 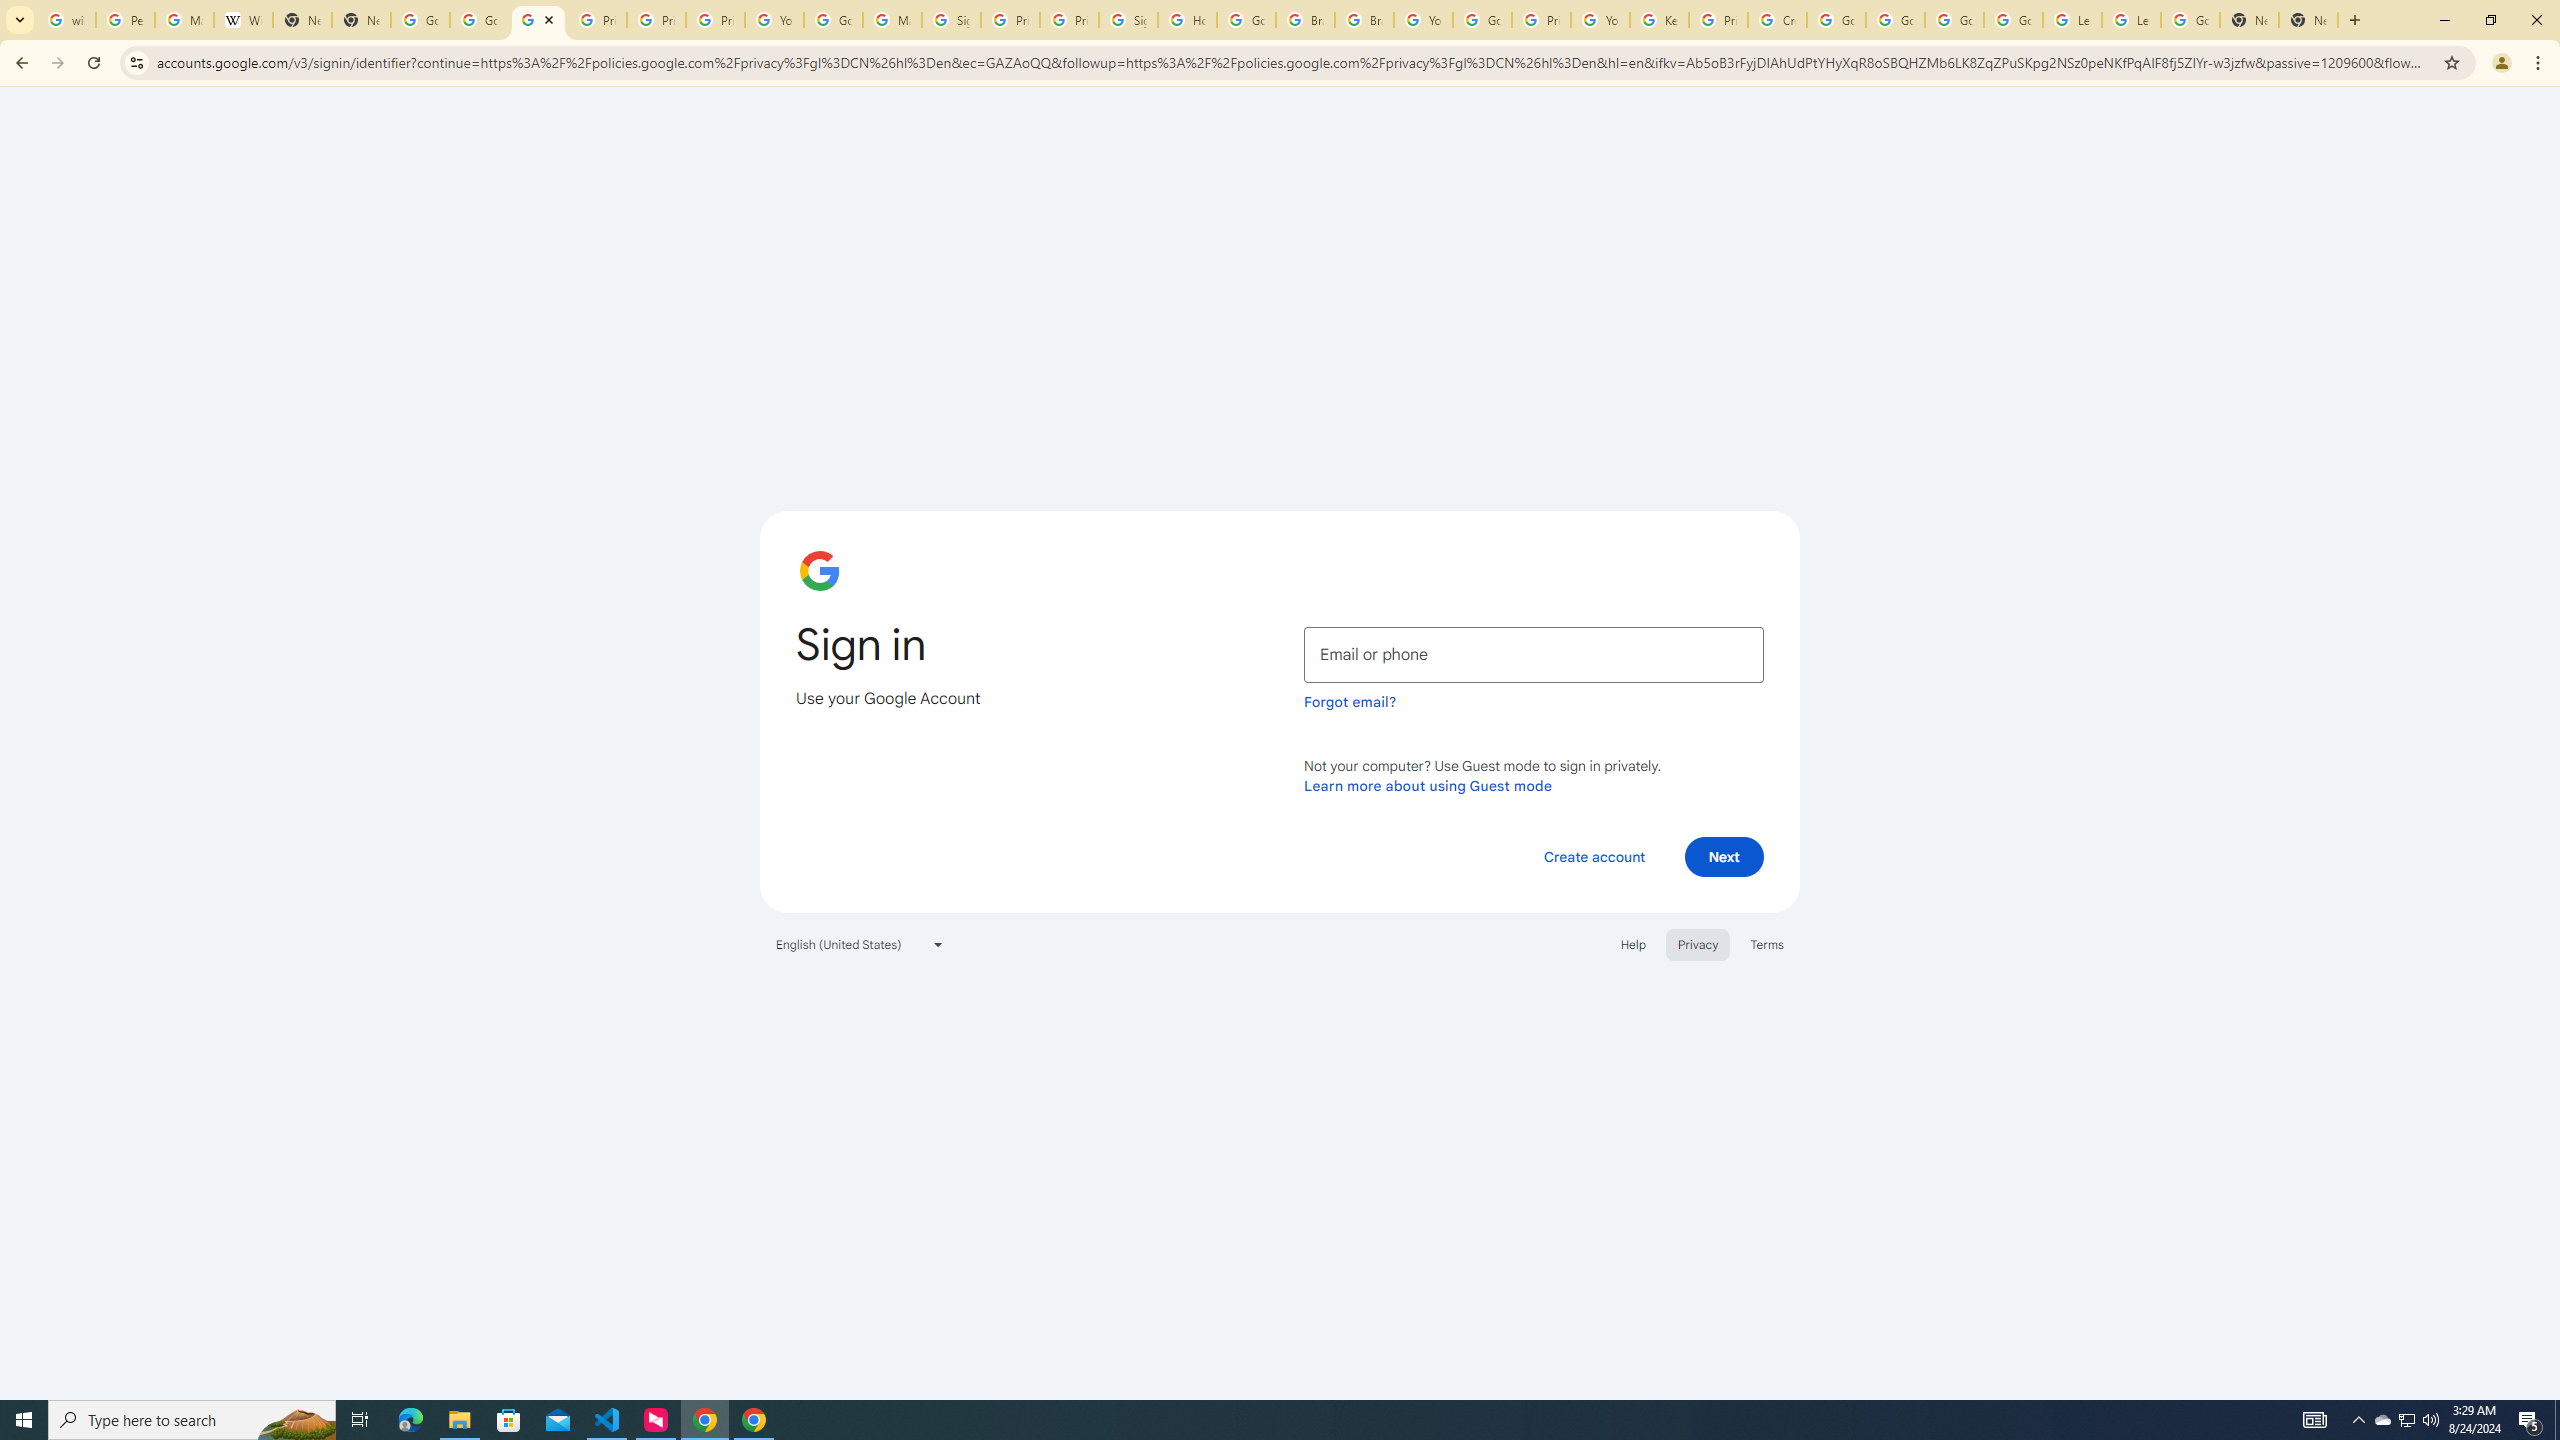 I want to click on 'New Tab', so click(x=2250, y=19).